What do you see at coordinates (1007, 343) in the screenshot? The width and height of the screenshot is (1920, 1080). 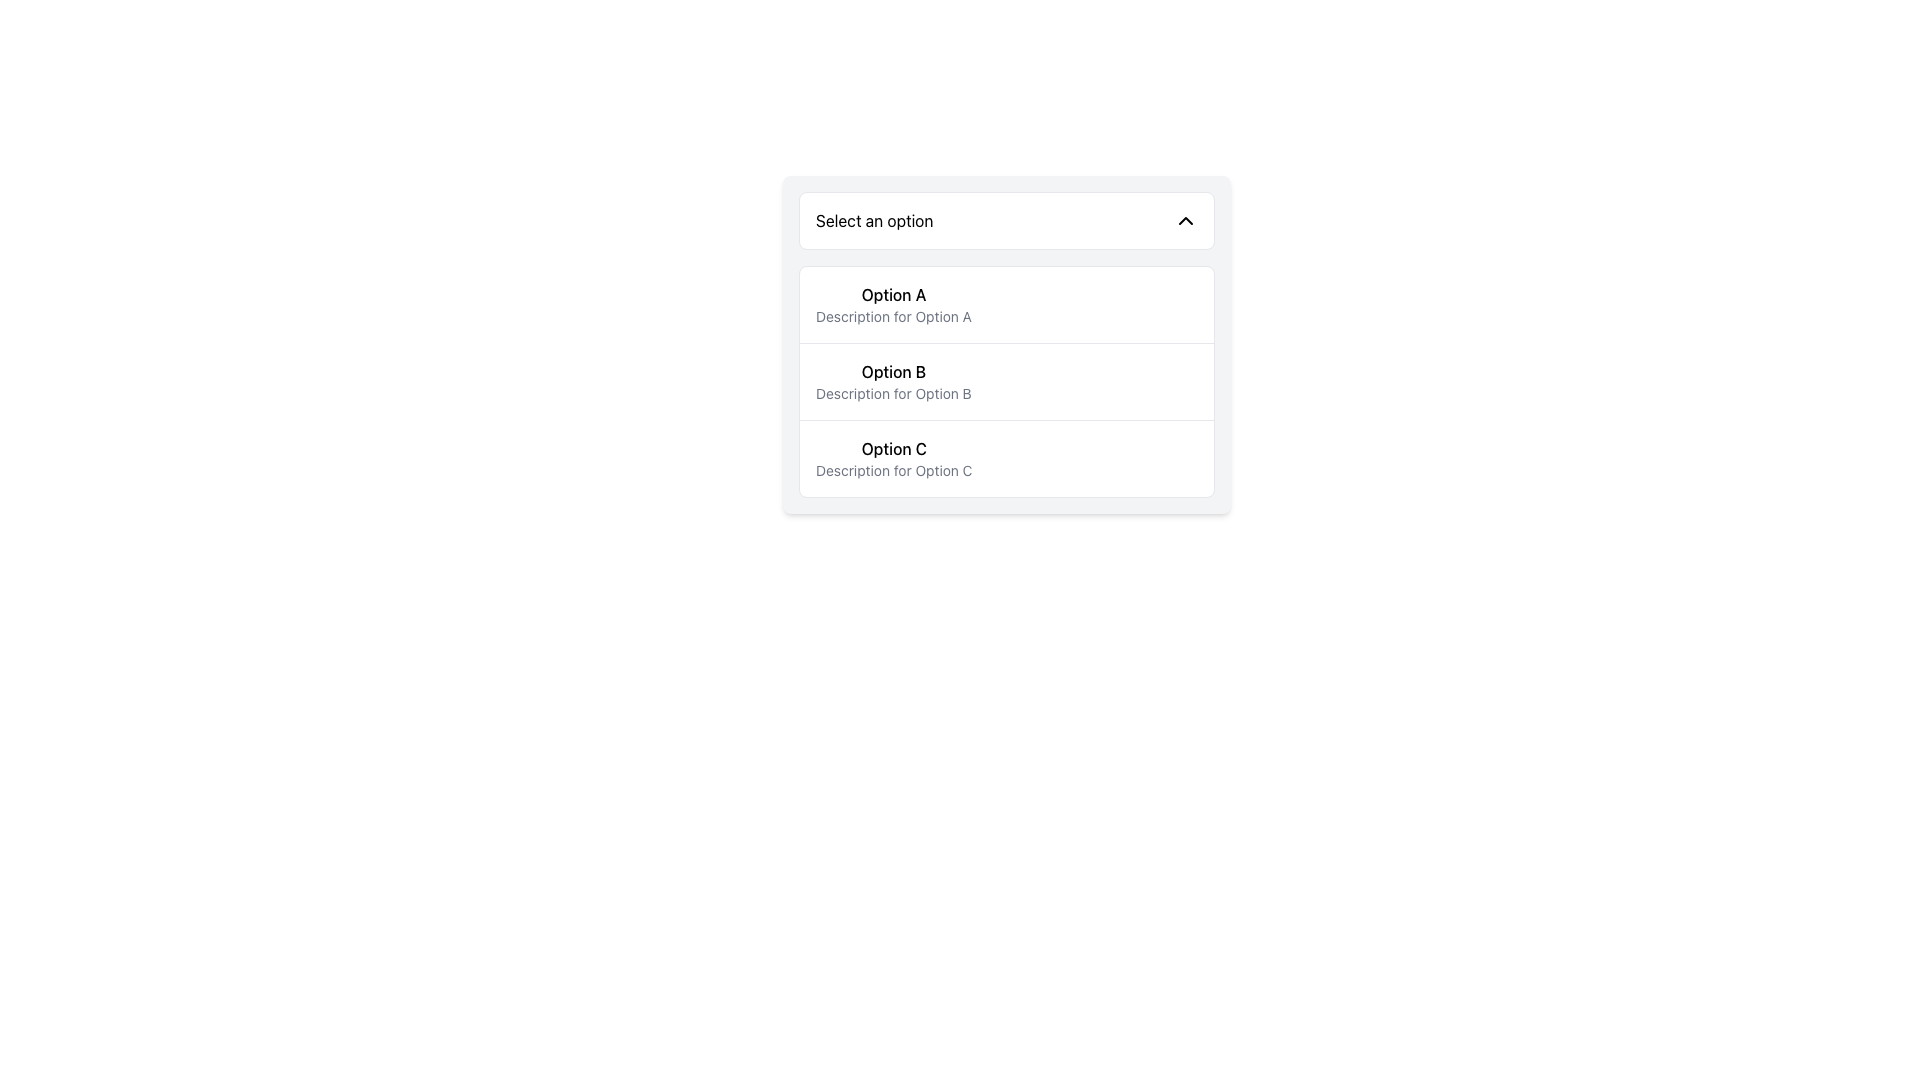 I see `to select the second option in the dropdown list labeled 'Option B', which features a white background and includes a description below it` at bounding box center [1007, 343].